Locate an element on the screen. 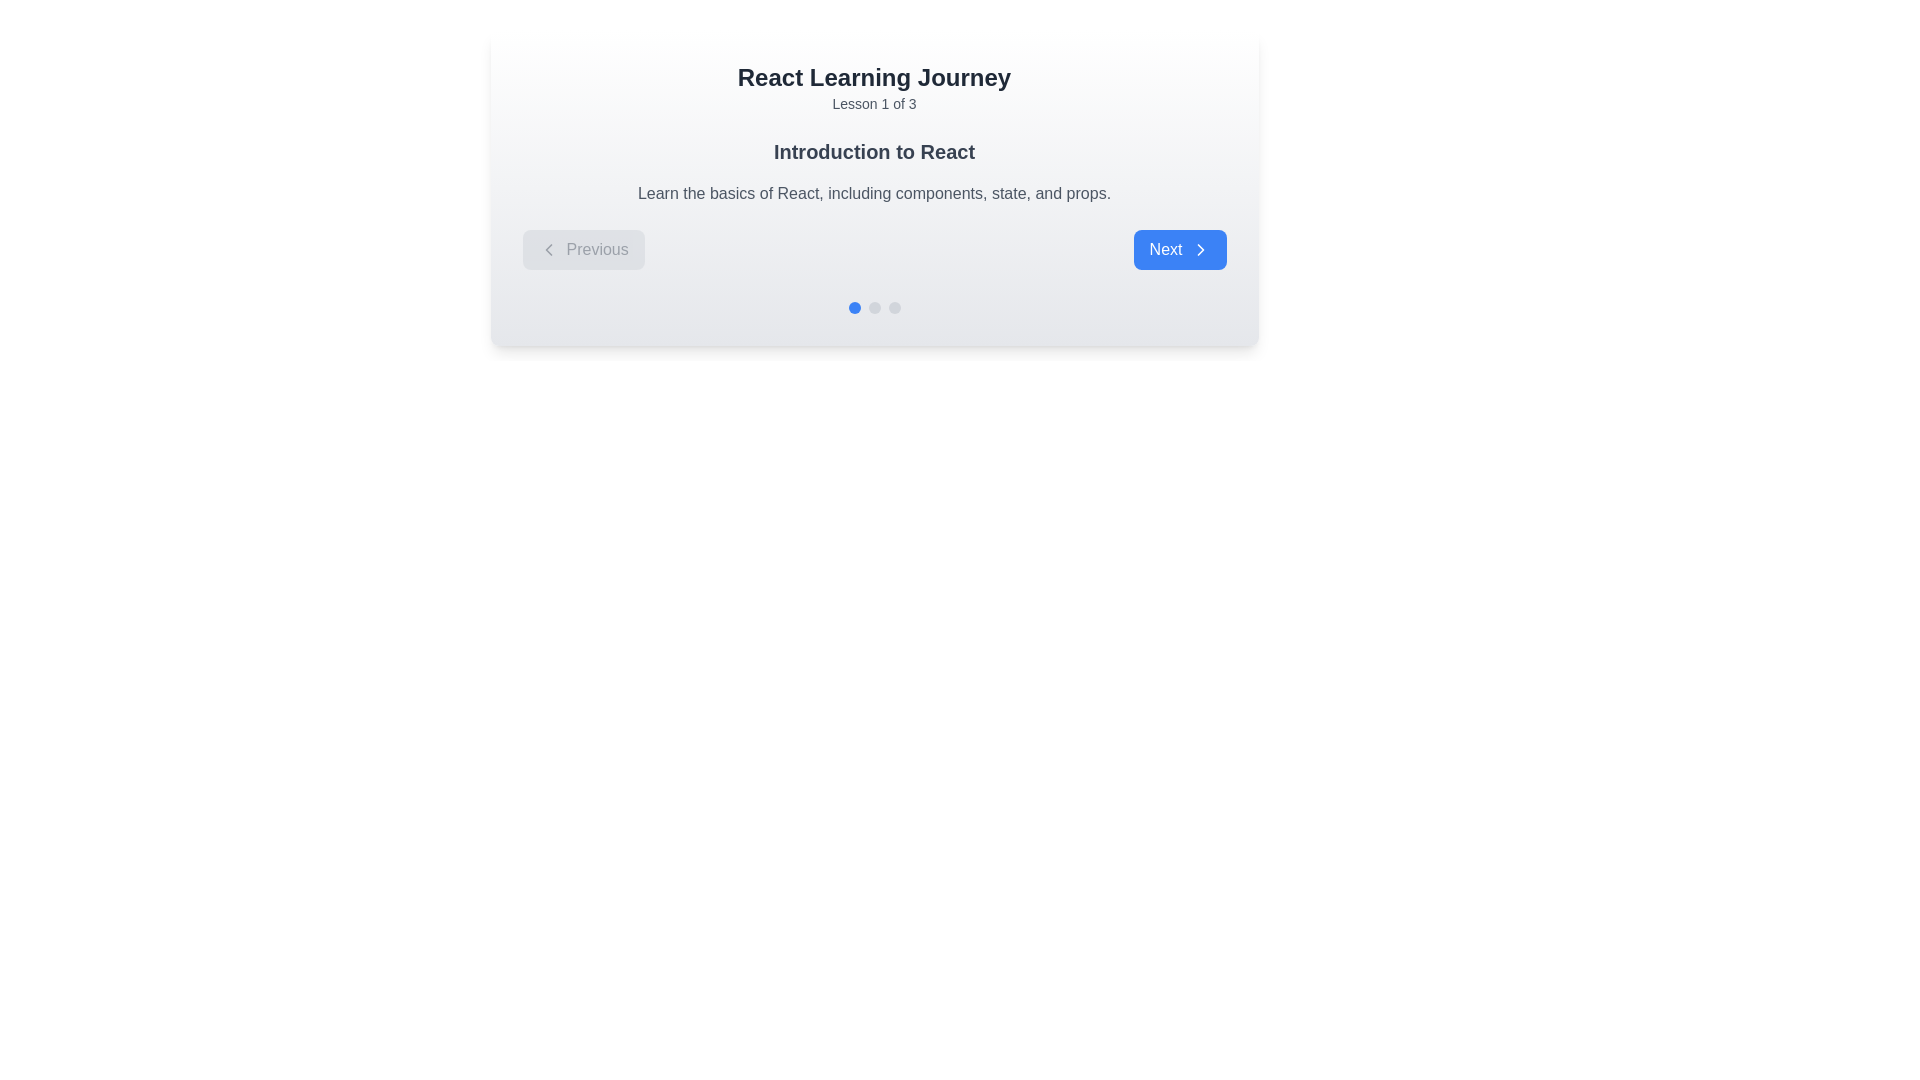 The height and width of the screenshot is (1080, 1920). the text header displaying 'Introduction to React', which is styled in bold gray font and positioned prominently above a descriptive paragraph is located at coordinates (874, 150).